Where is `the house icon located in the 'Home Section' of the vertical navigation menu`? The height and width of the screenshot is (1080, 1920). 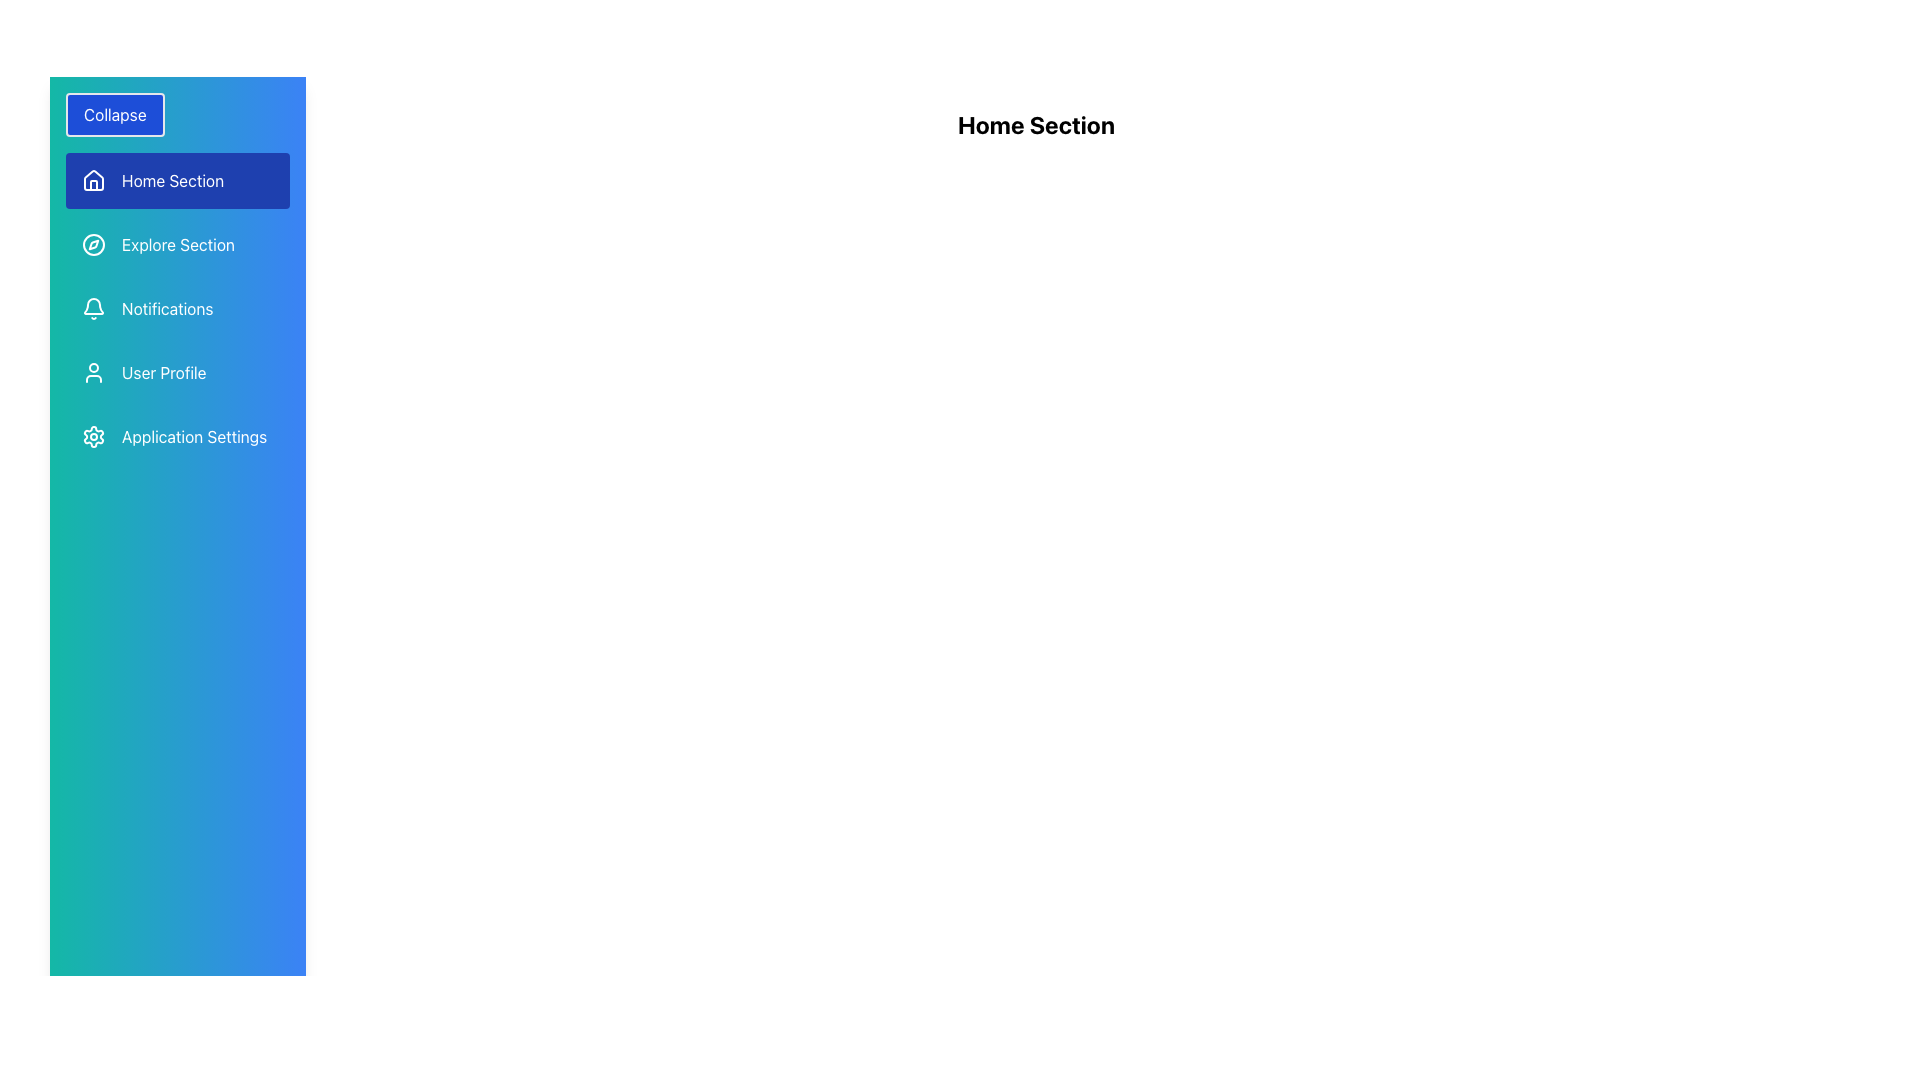 the house icon located in the 'Home Section' of the vertical navigation menu is located at coordinates (93, 180).